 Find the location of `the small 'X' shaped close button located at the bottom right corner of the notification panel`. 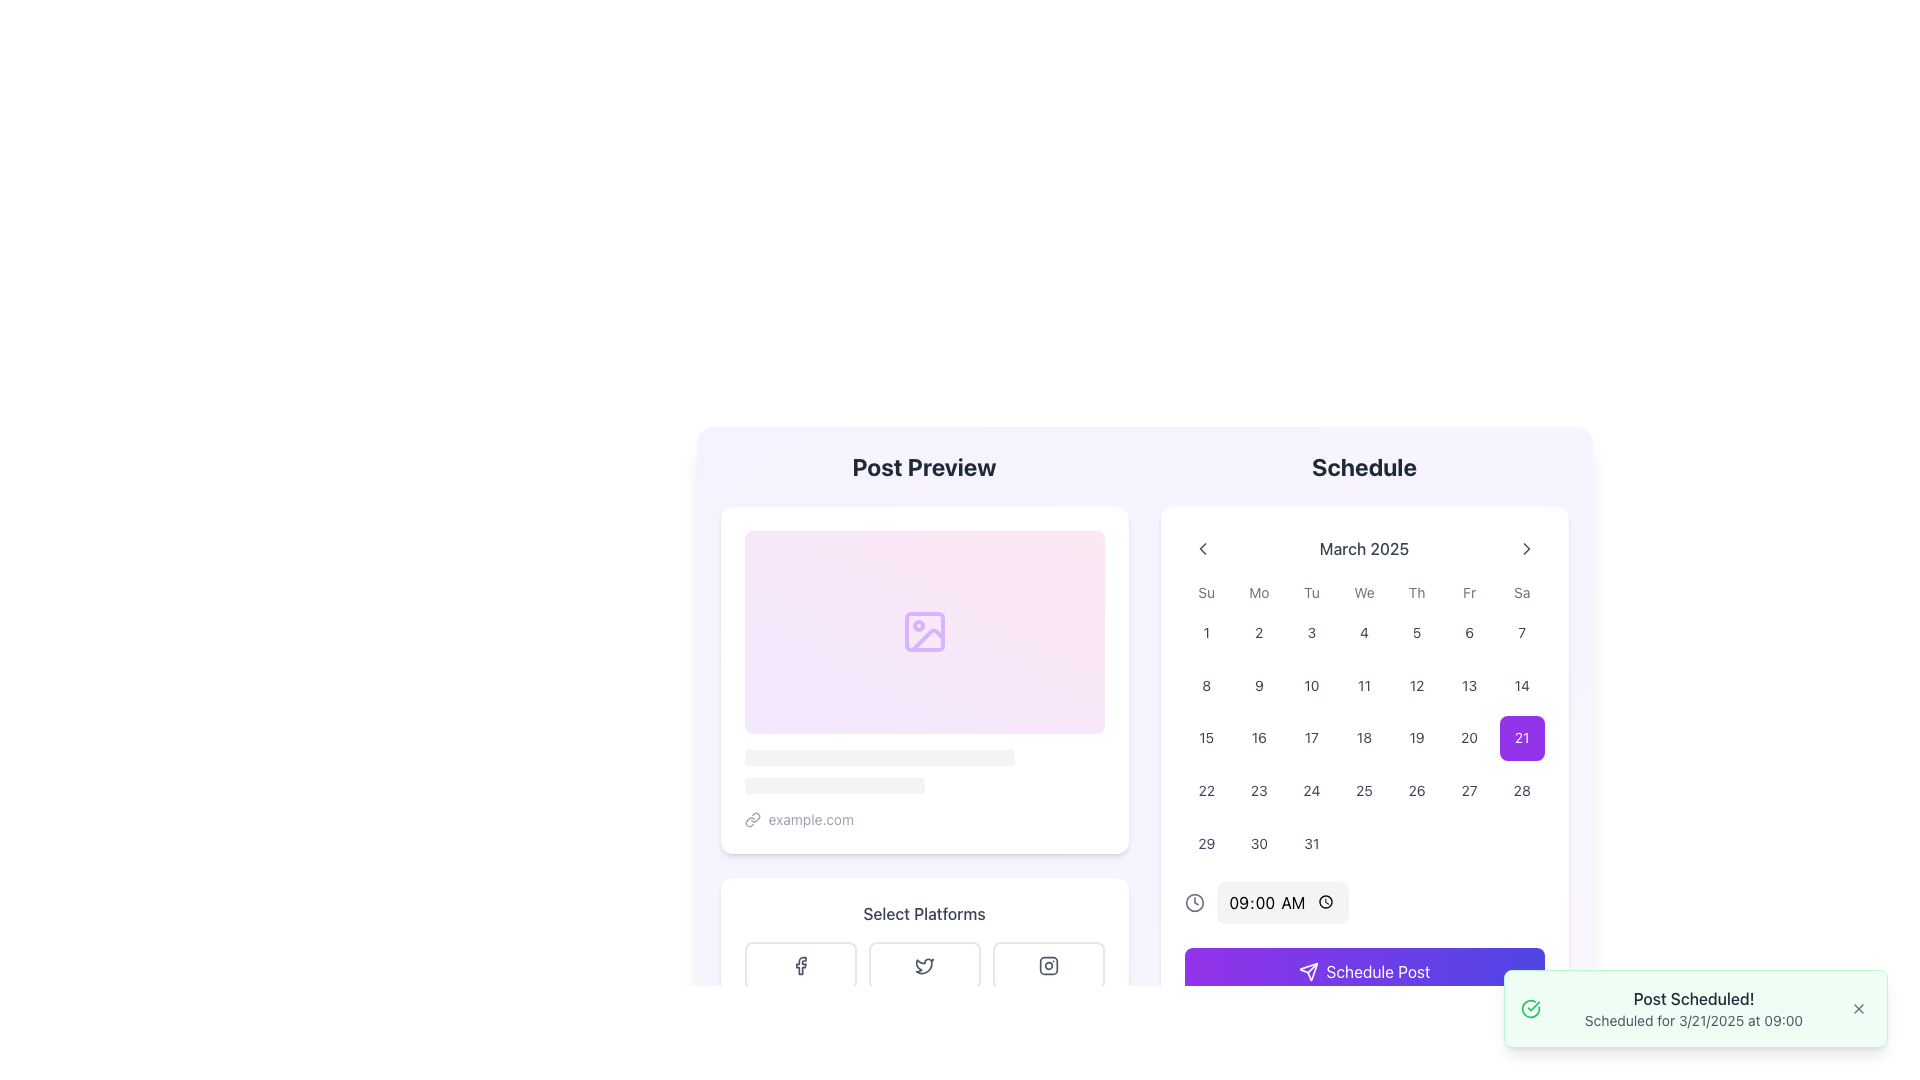

the small 'X' shaped close button located at the bottom right corner of the notification panel is located at coordinates (1857, 1009).